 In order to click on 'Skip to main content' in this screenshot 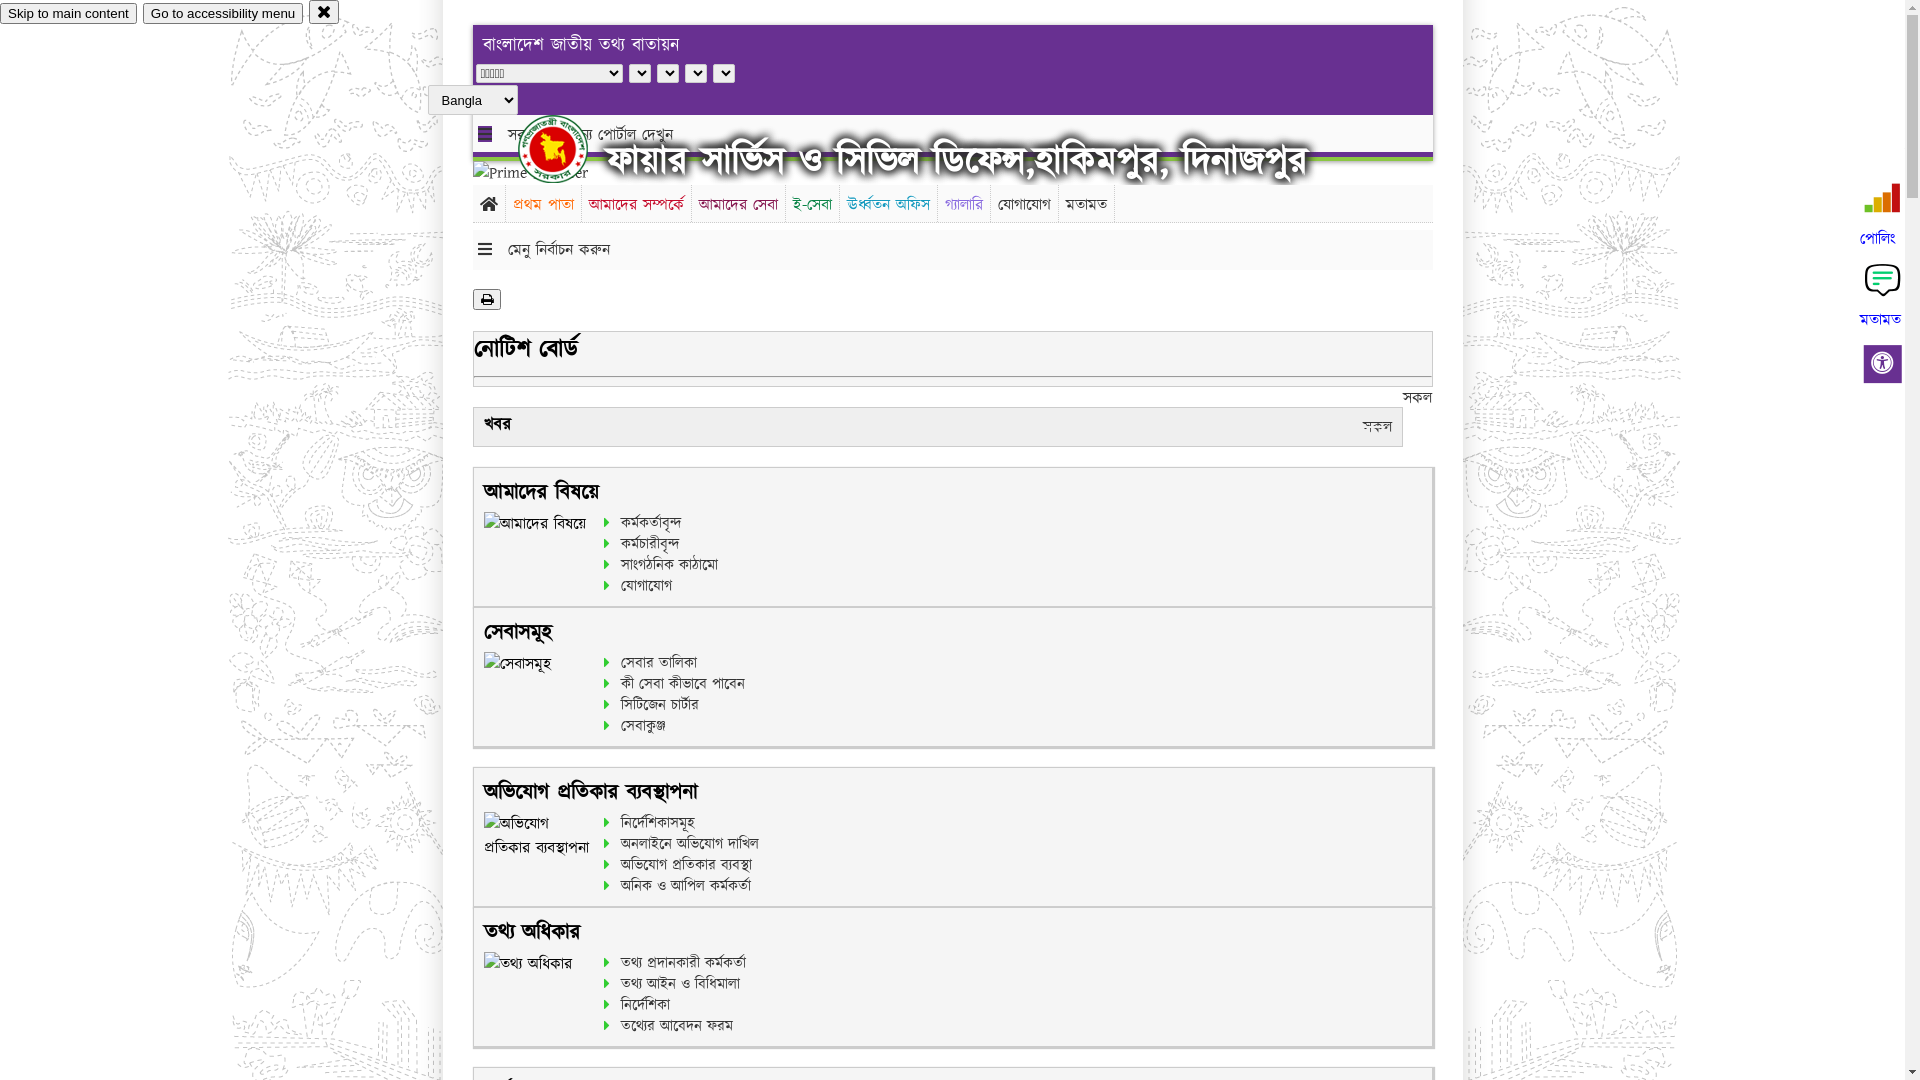, I will do `click(68, 13)`.